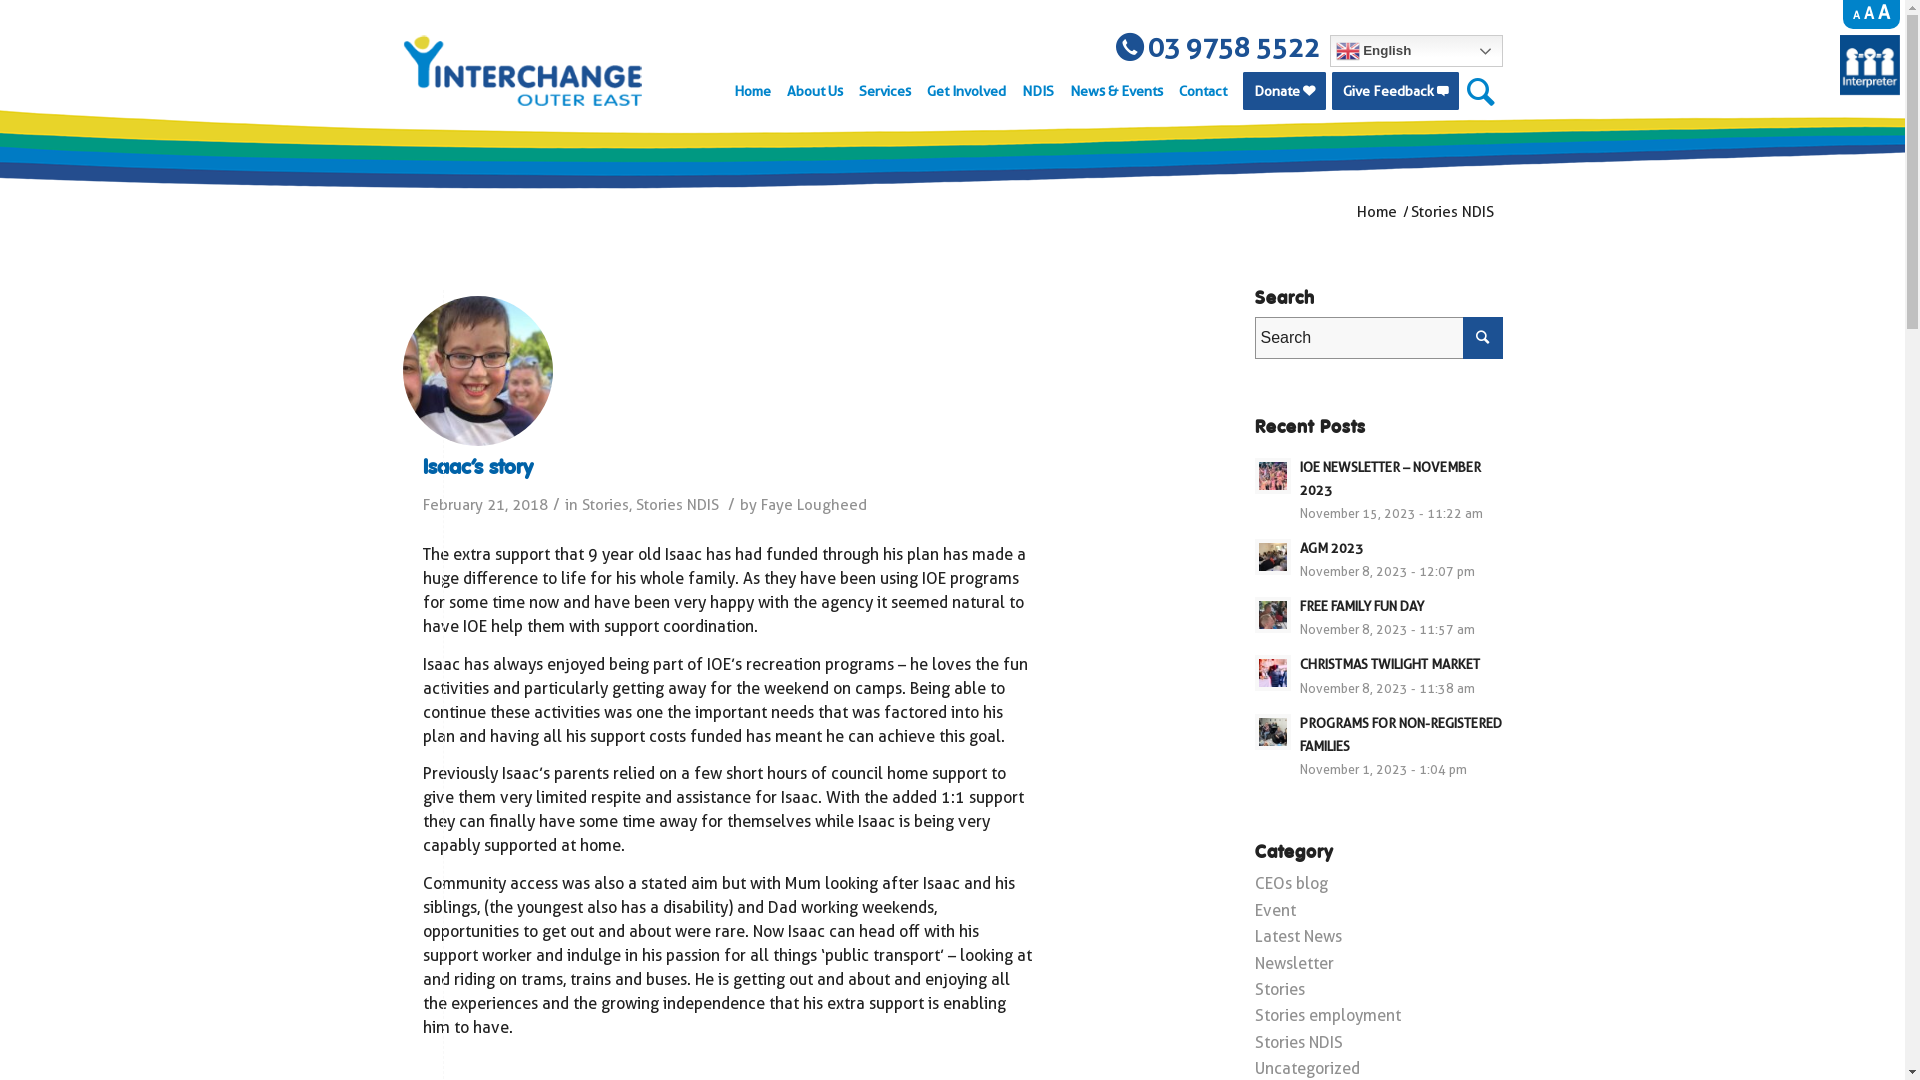 The image size is (1920, 1080). Describe the element at coordinates (1217, 46) in the screenshot. I see `'03 9758 5522'` at that location.